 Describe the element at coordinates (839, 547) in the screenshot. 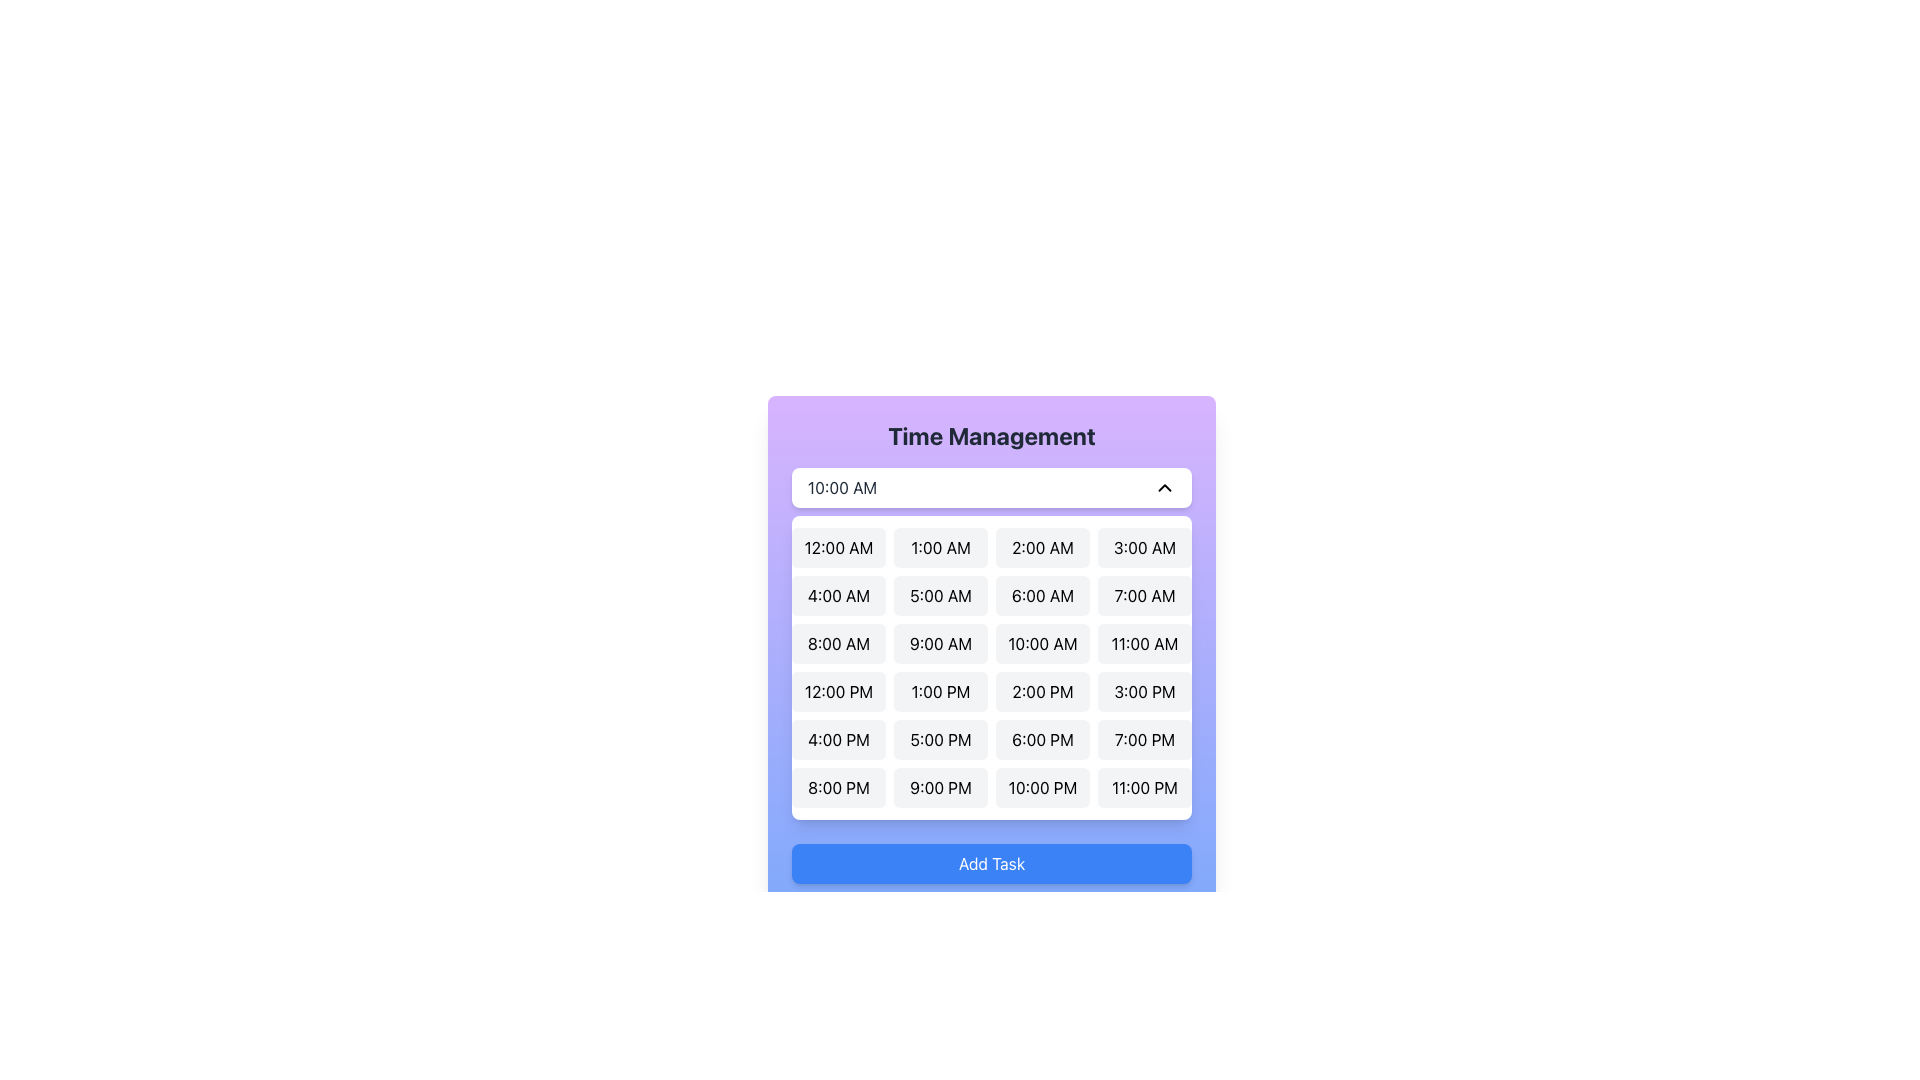

I see `the '12:00 AM' button, which is a rectangular button located in the top-left of the time selection grid in the 'Time Management' popover` at that location.